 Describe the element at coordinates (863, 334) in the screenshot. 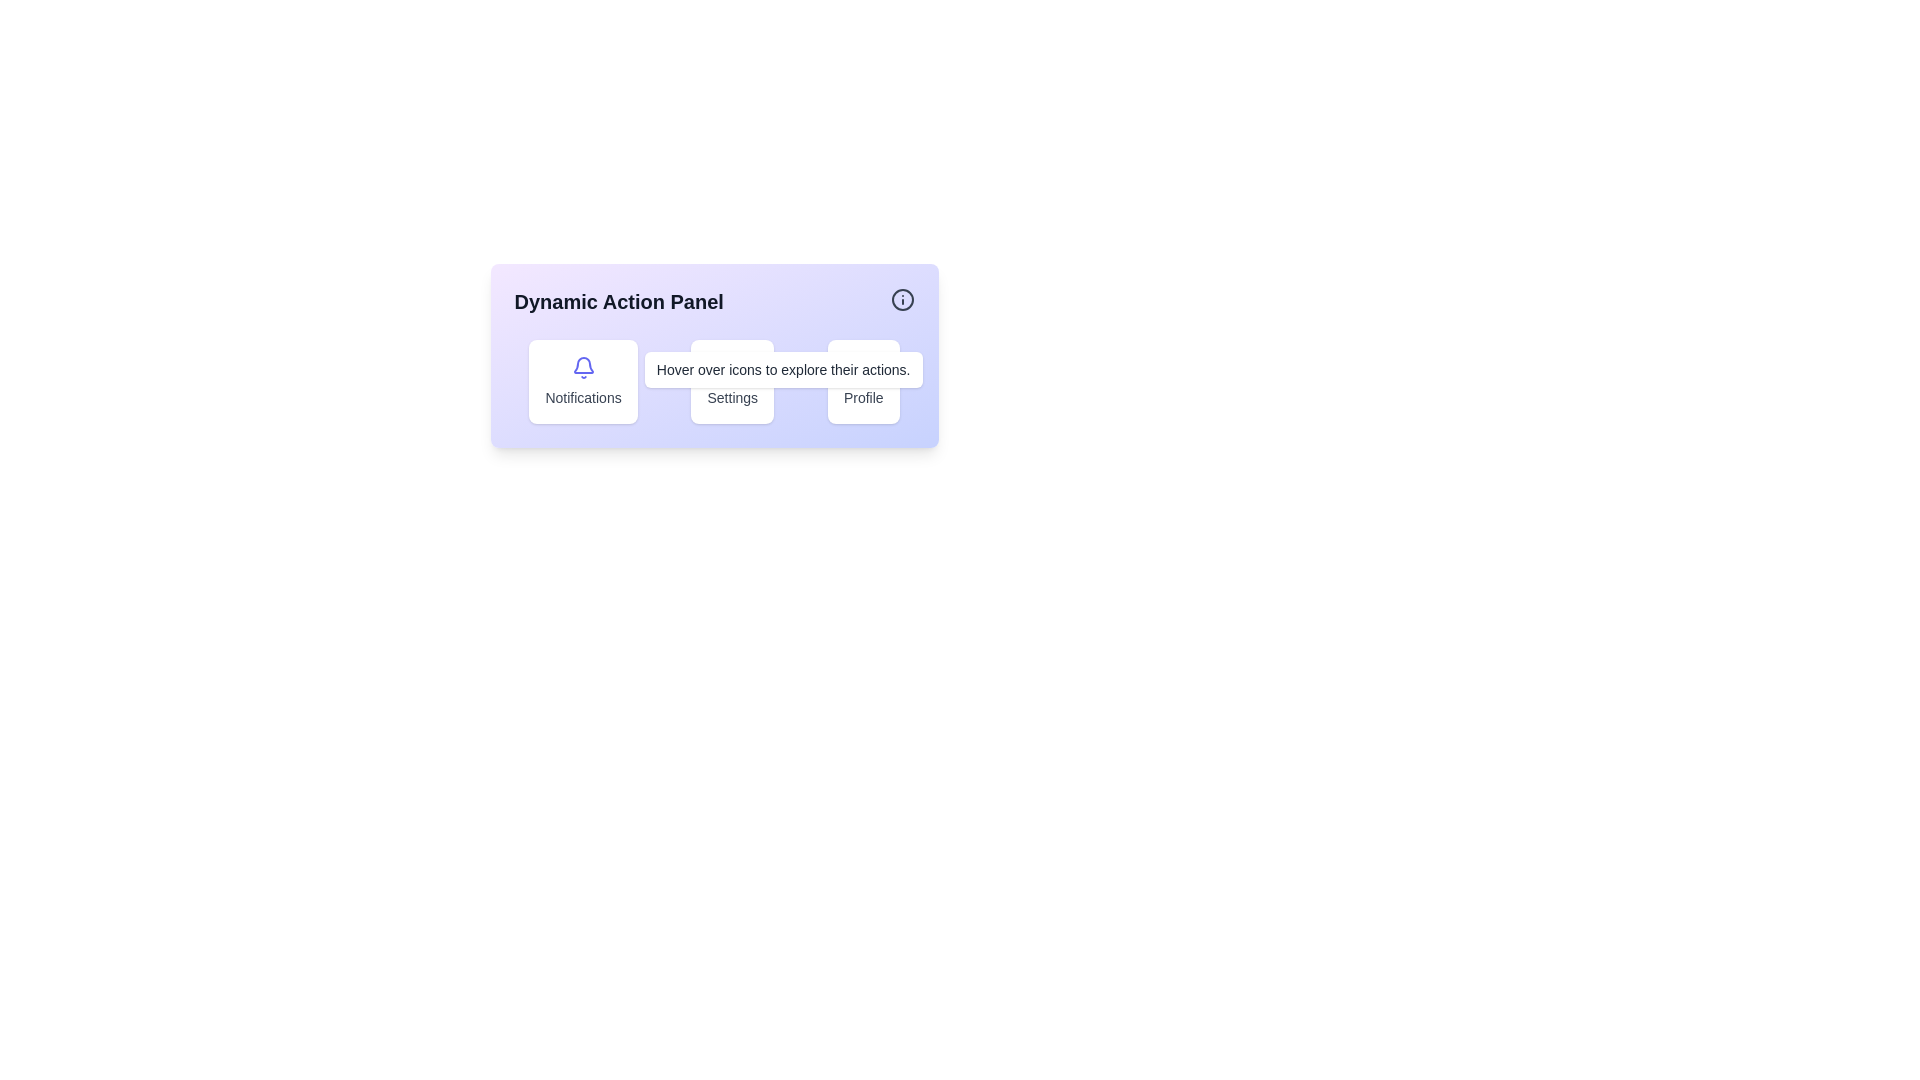

I see `the Tooltip that provides additional information about the 'Profile' button, located at the top center of the button` at that location.